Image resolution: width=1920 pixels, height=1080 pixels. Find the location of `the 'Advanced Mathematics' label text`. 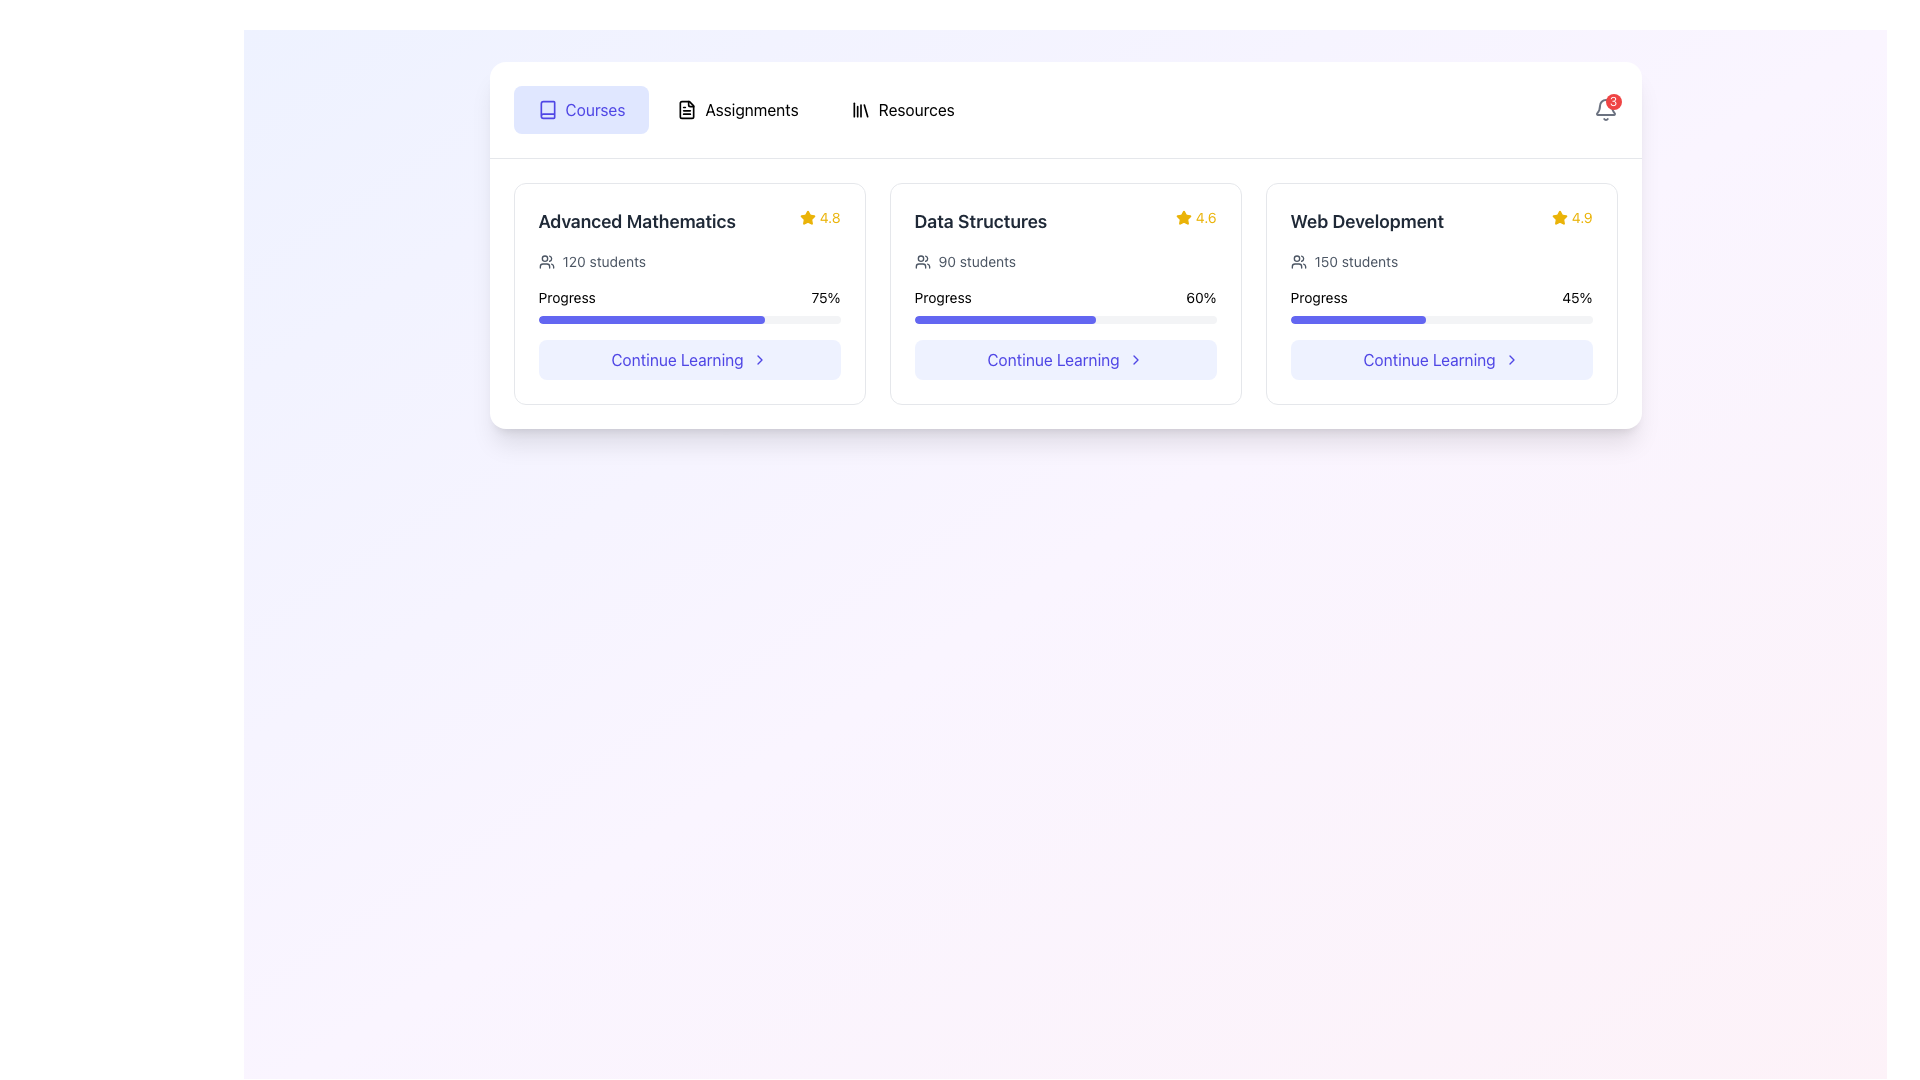

the 'Advanced Mathematics' label text is located at coordinates (689, 222).